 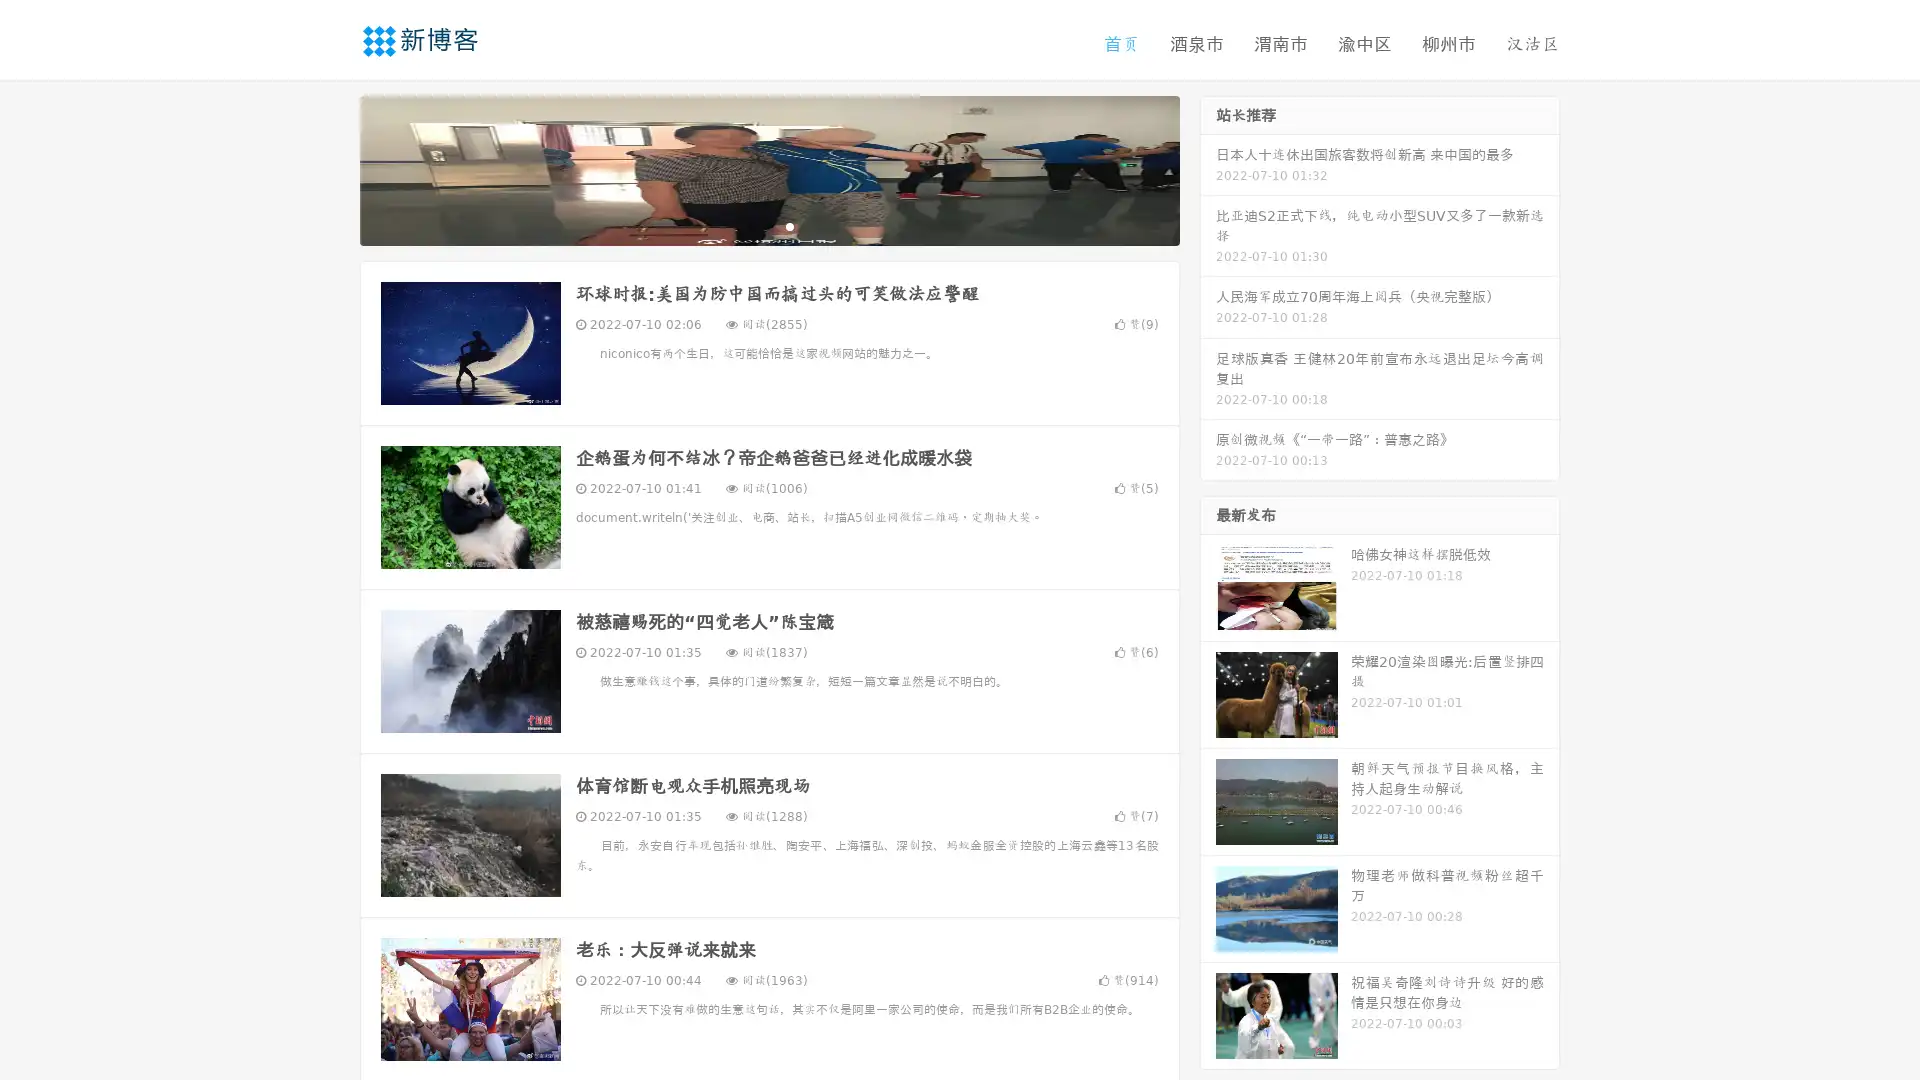 I want to click on Previous slide, so click(x=330, y=168).